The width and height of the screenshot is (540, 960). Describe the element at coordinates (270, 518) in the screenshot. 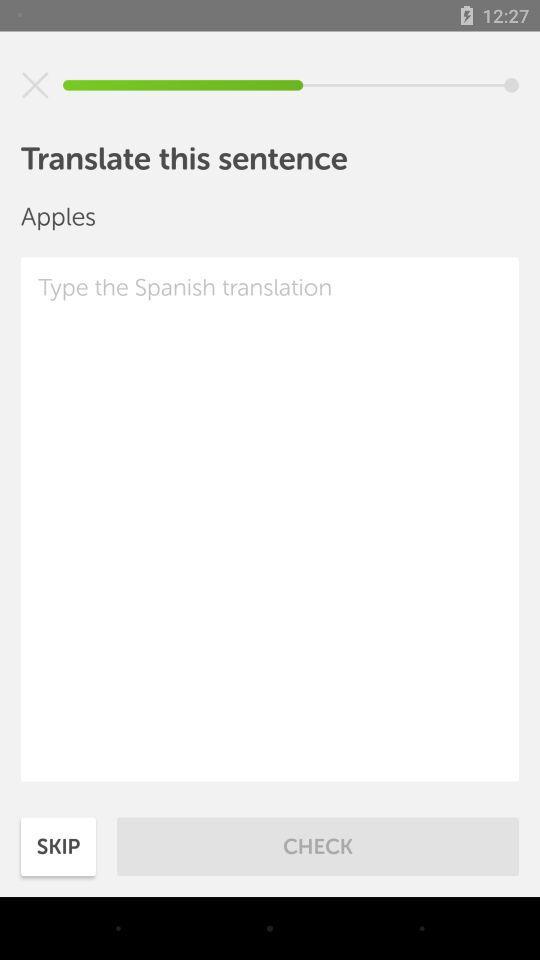

I see `type` at that location.